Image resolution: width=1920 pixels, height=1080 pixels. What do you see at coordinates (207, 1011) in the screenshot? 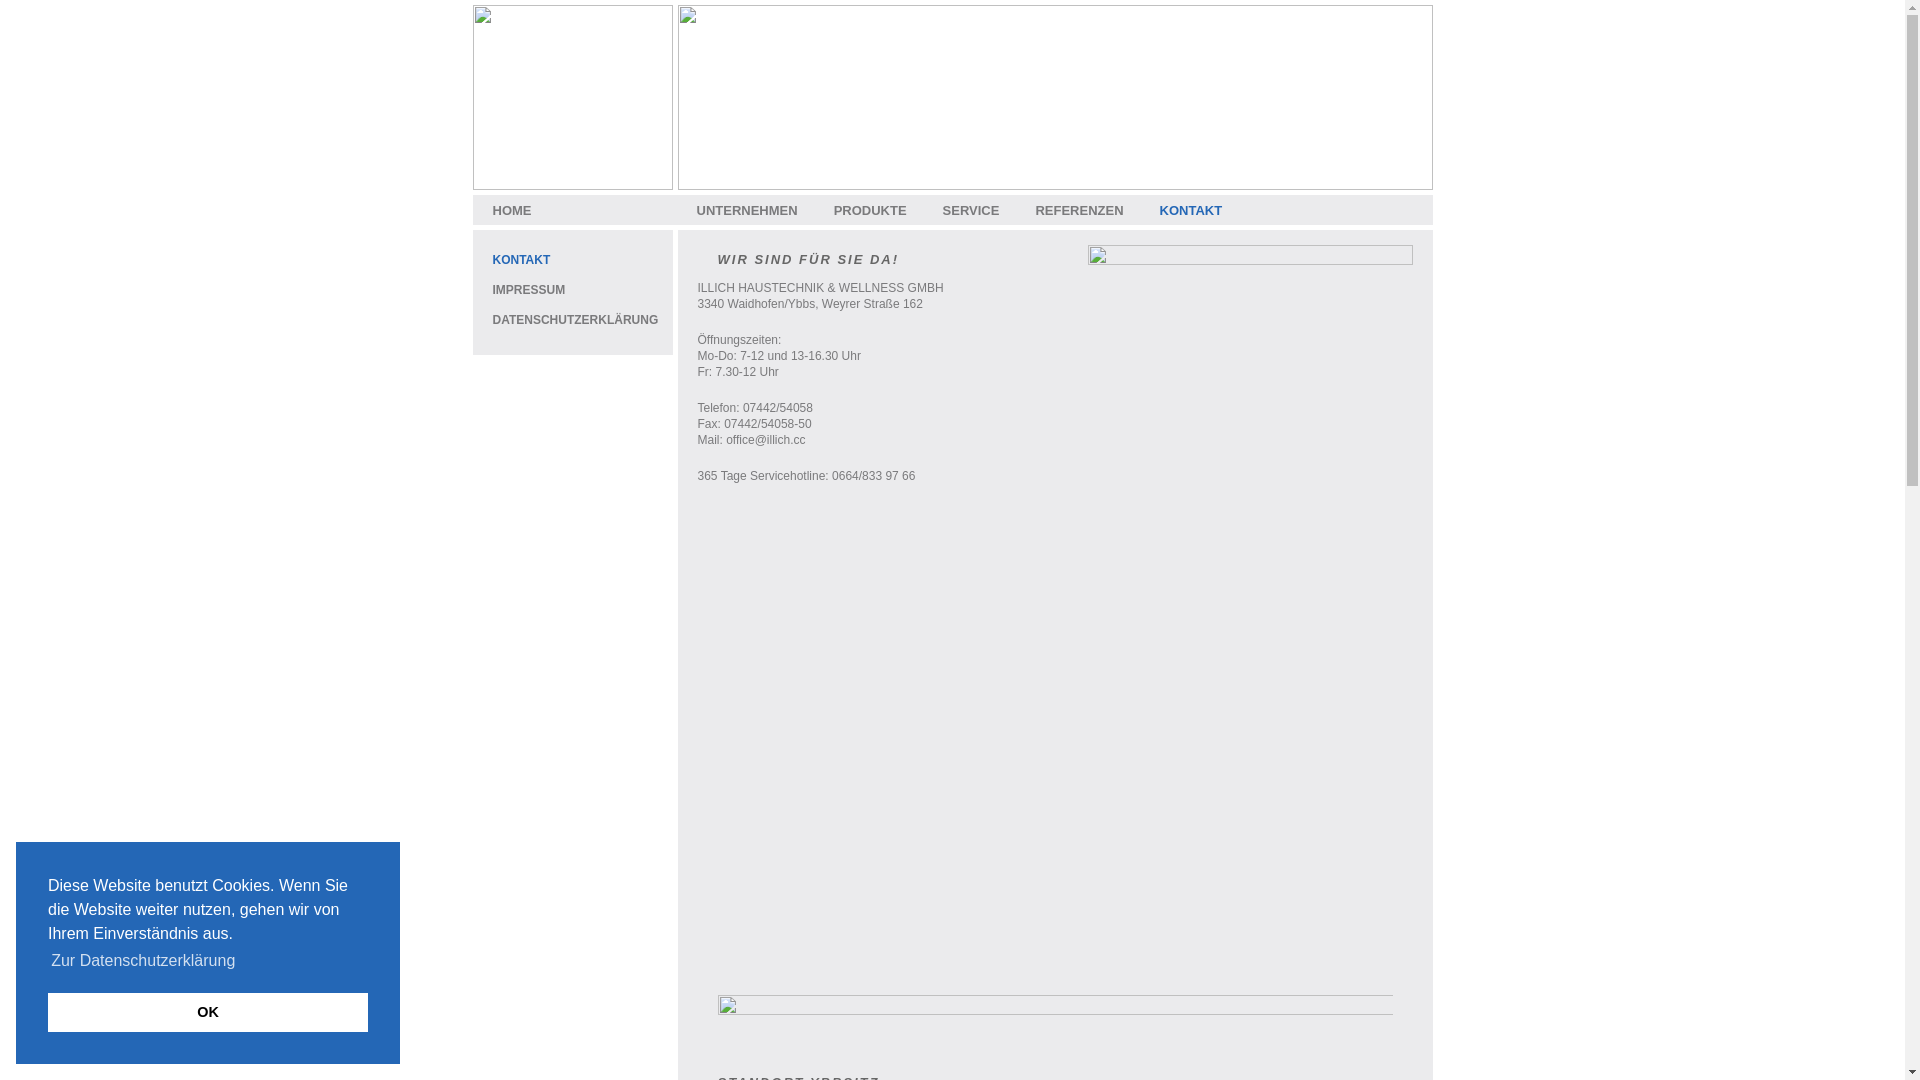
I see `'OK'` at bounding box center [207, 1011].